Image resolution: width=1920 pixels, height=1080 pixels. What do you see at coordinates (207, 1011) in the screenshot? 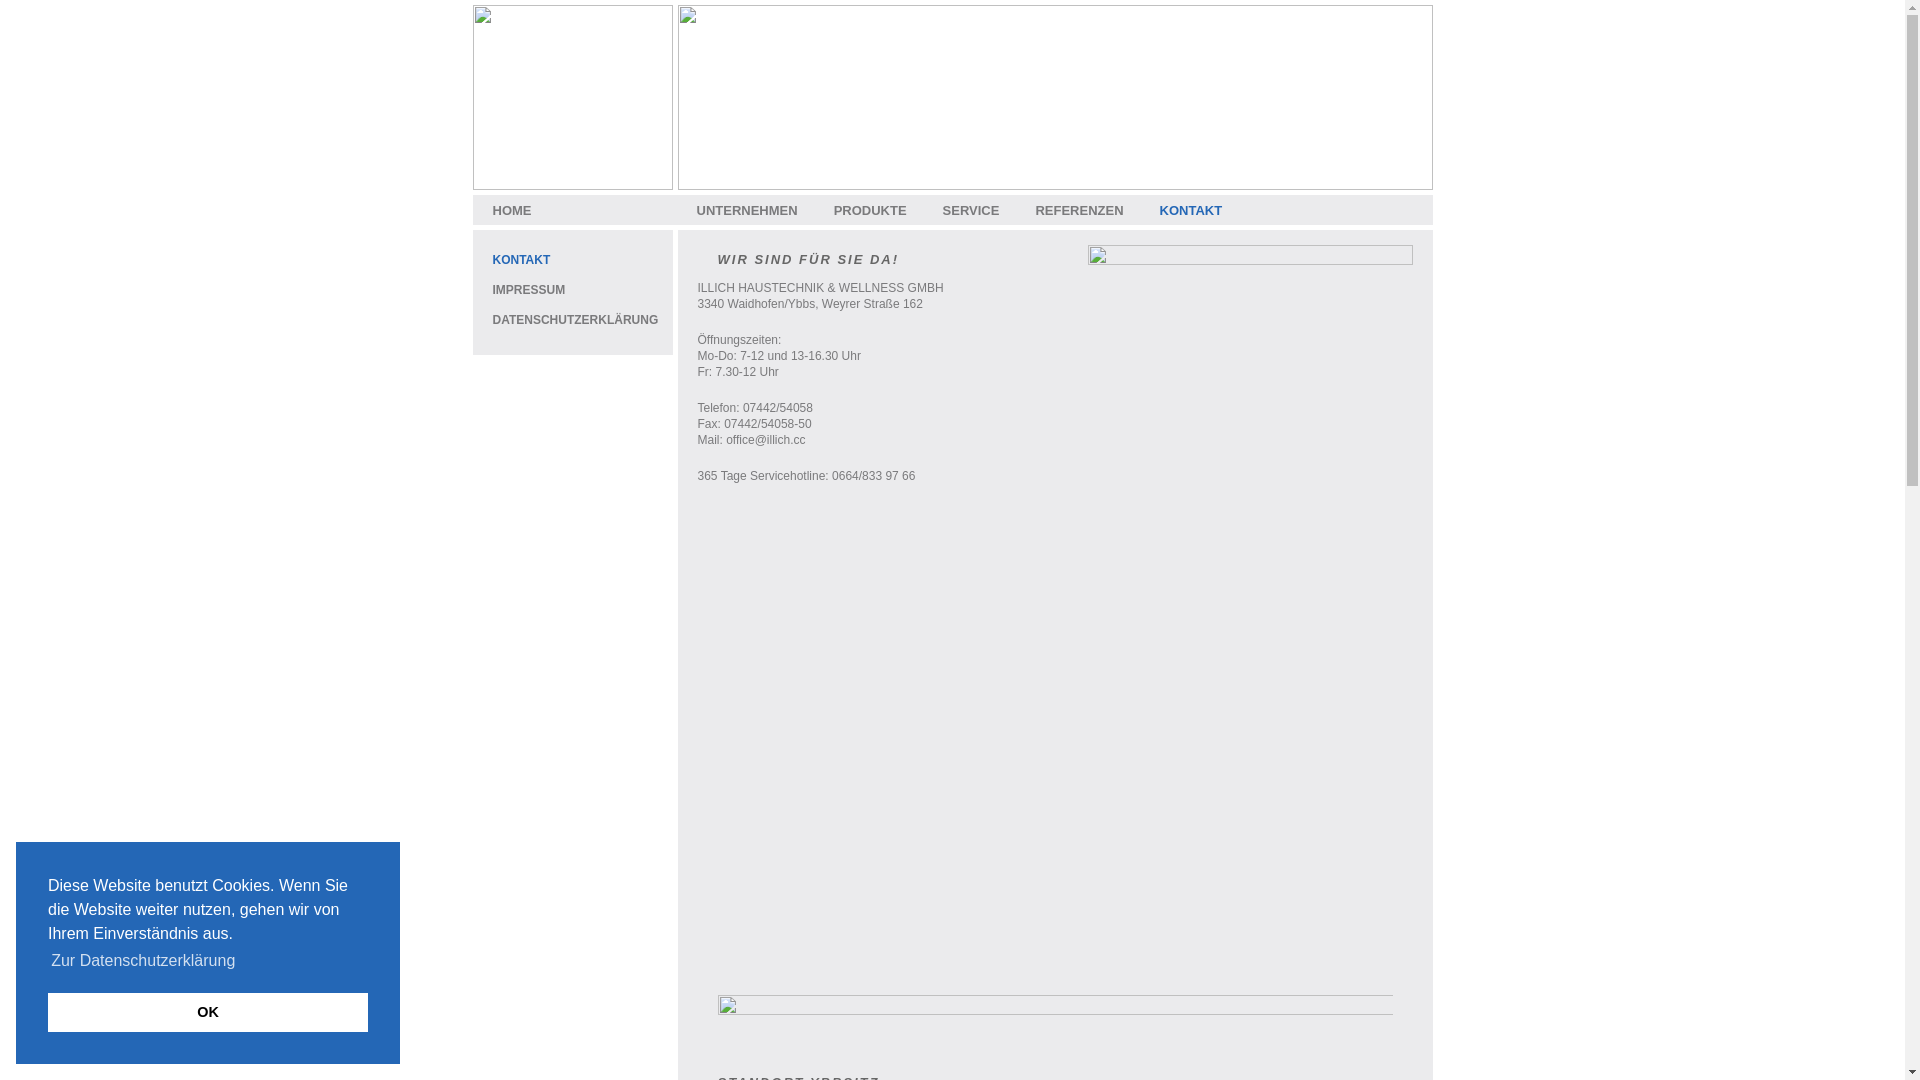
I see `'OK'` at bounding box center [207, 1011].